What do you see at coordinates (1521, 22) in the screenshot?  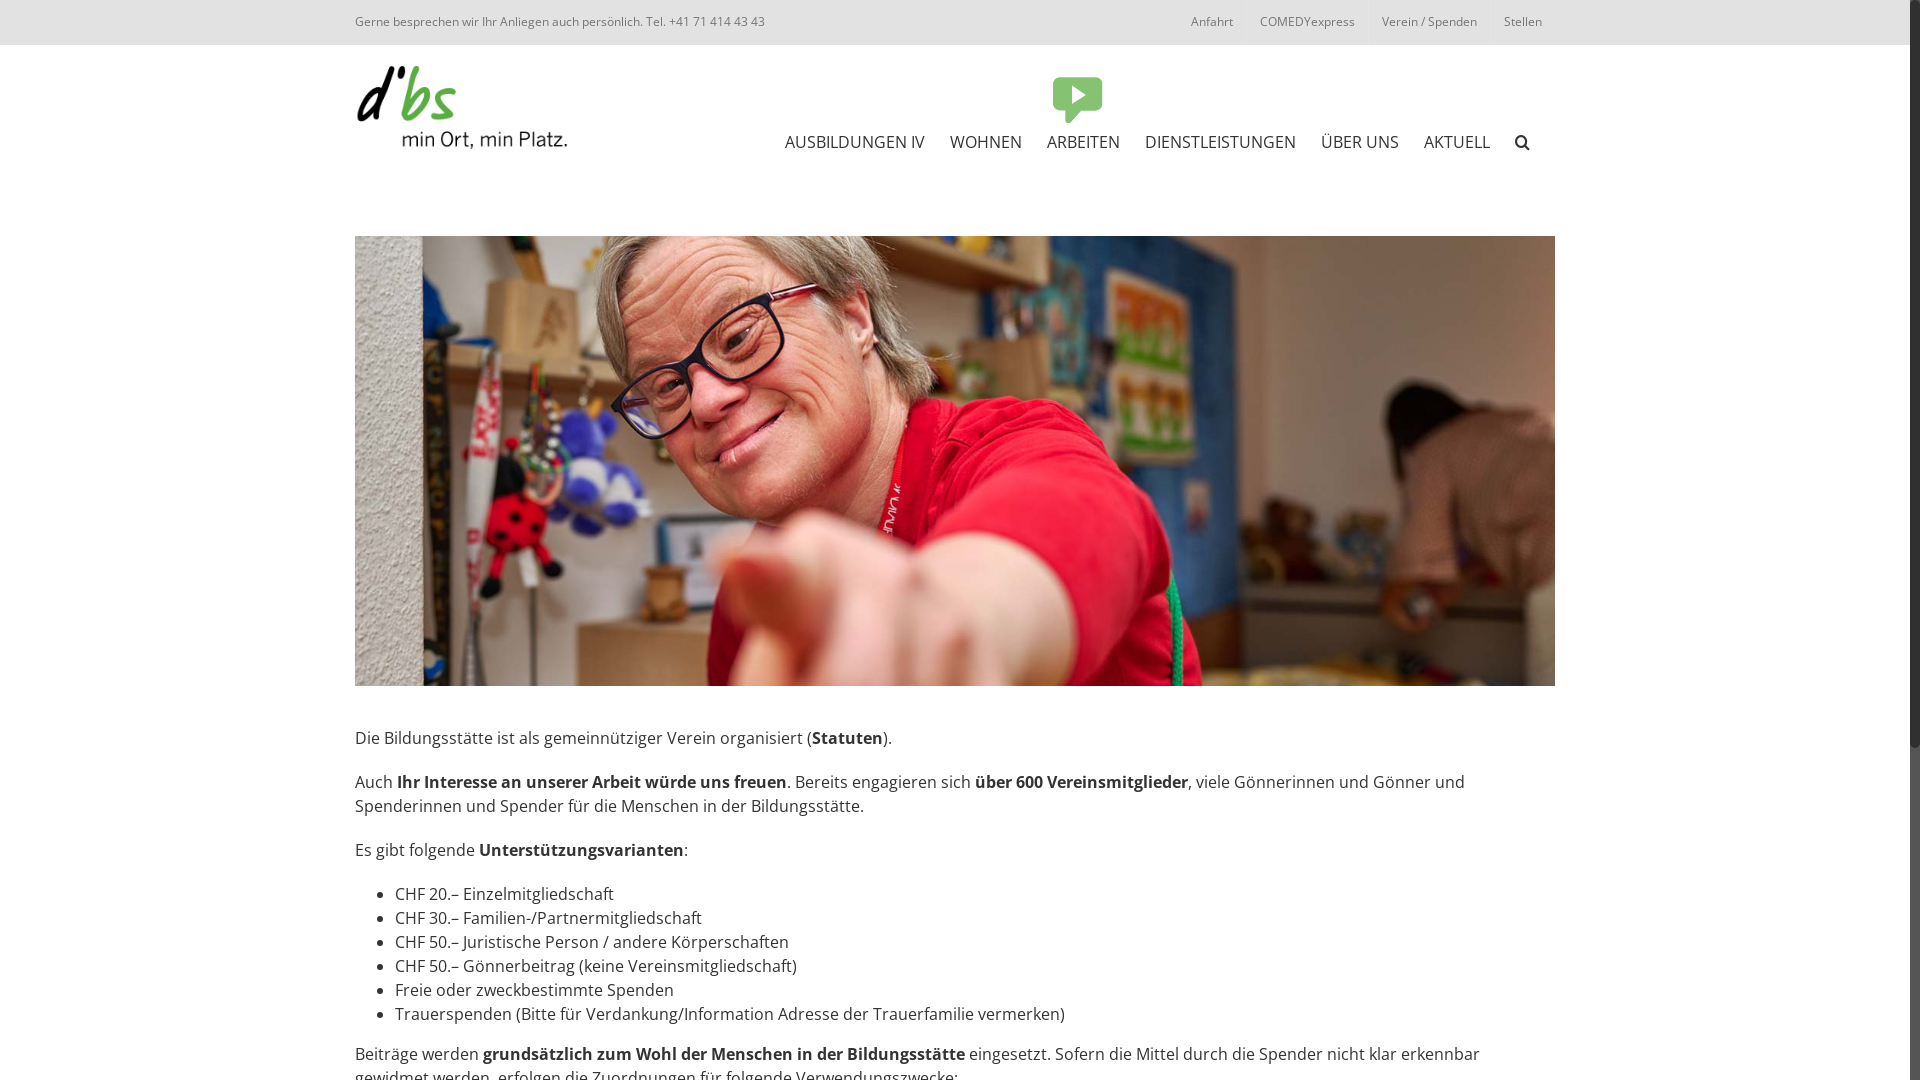 I see `'Stellen'` at bounding box center [1521, 22].